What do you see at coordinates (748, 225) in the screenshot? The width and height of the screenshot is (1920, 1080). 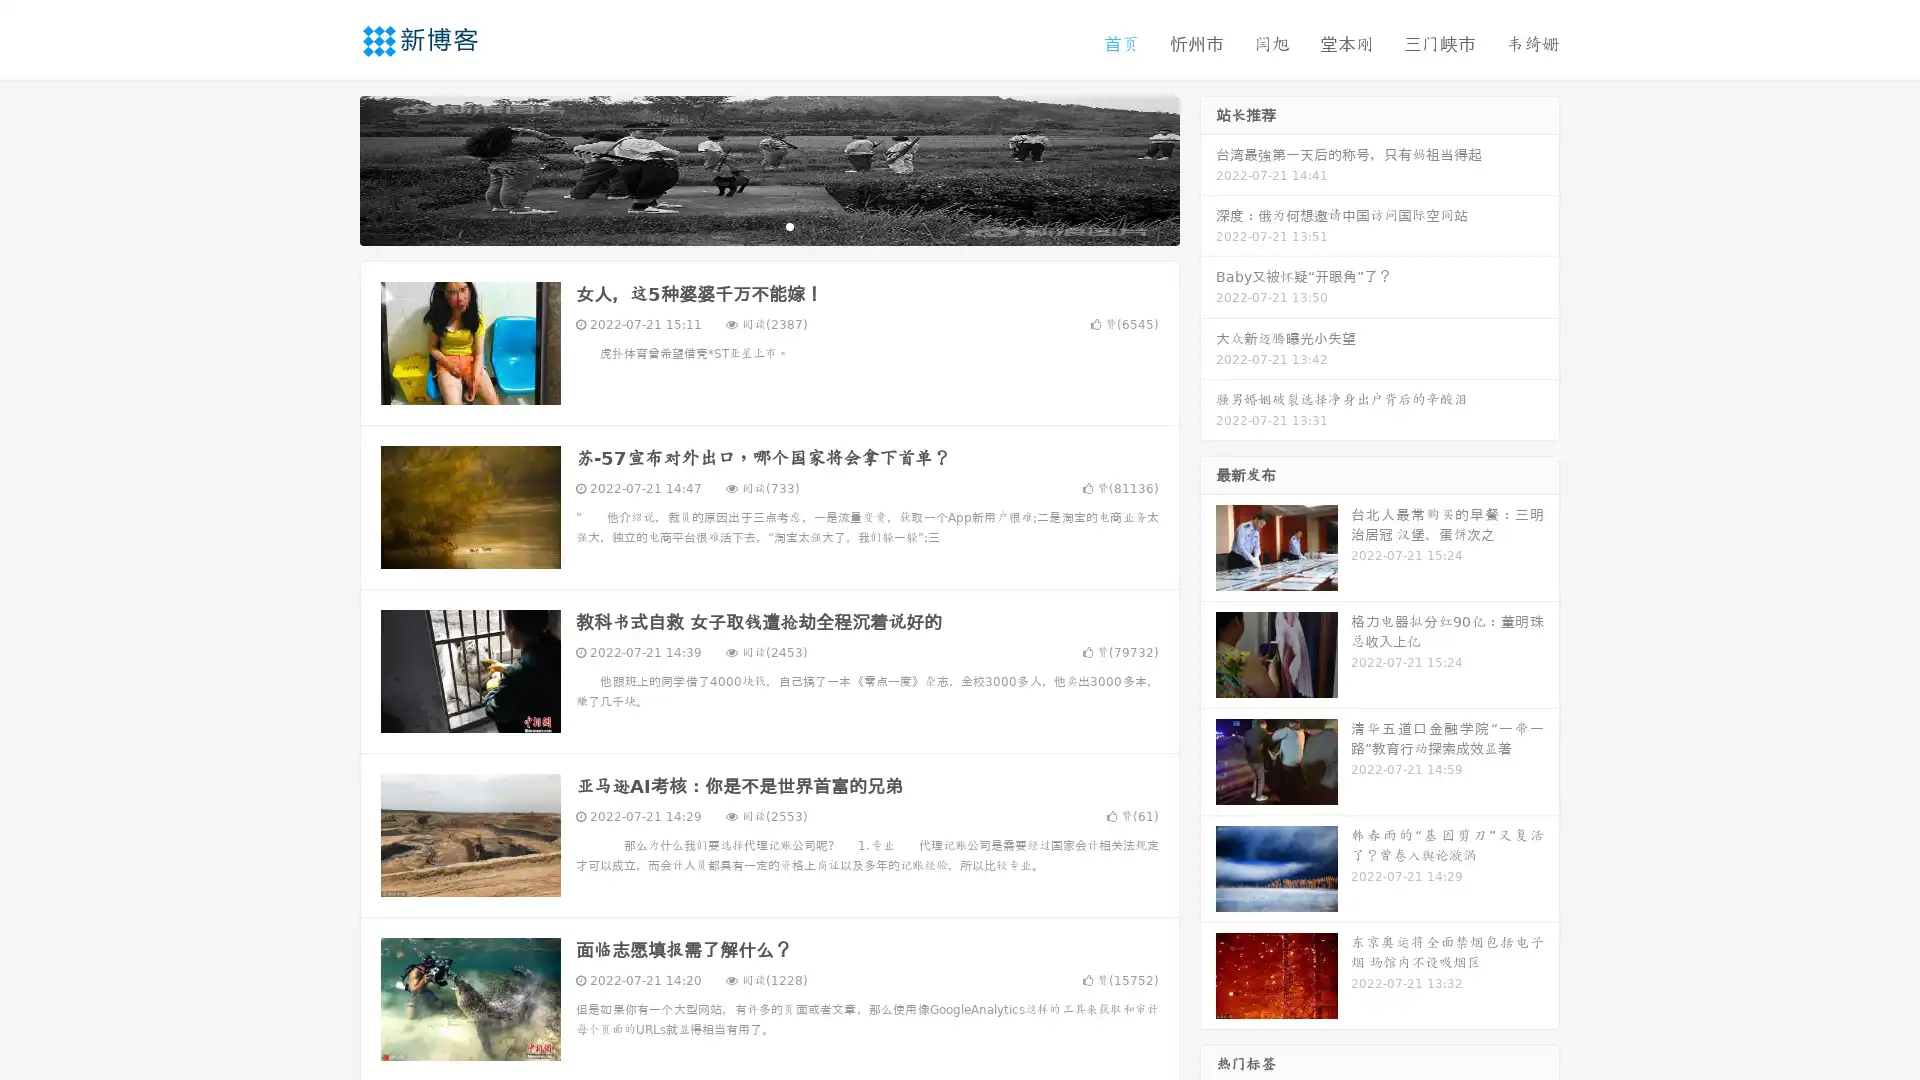 I see `Go to slide 1` at bounding box center [748, 225].